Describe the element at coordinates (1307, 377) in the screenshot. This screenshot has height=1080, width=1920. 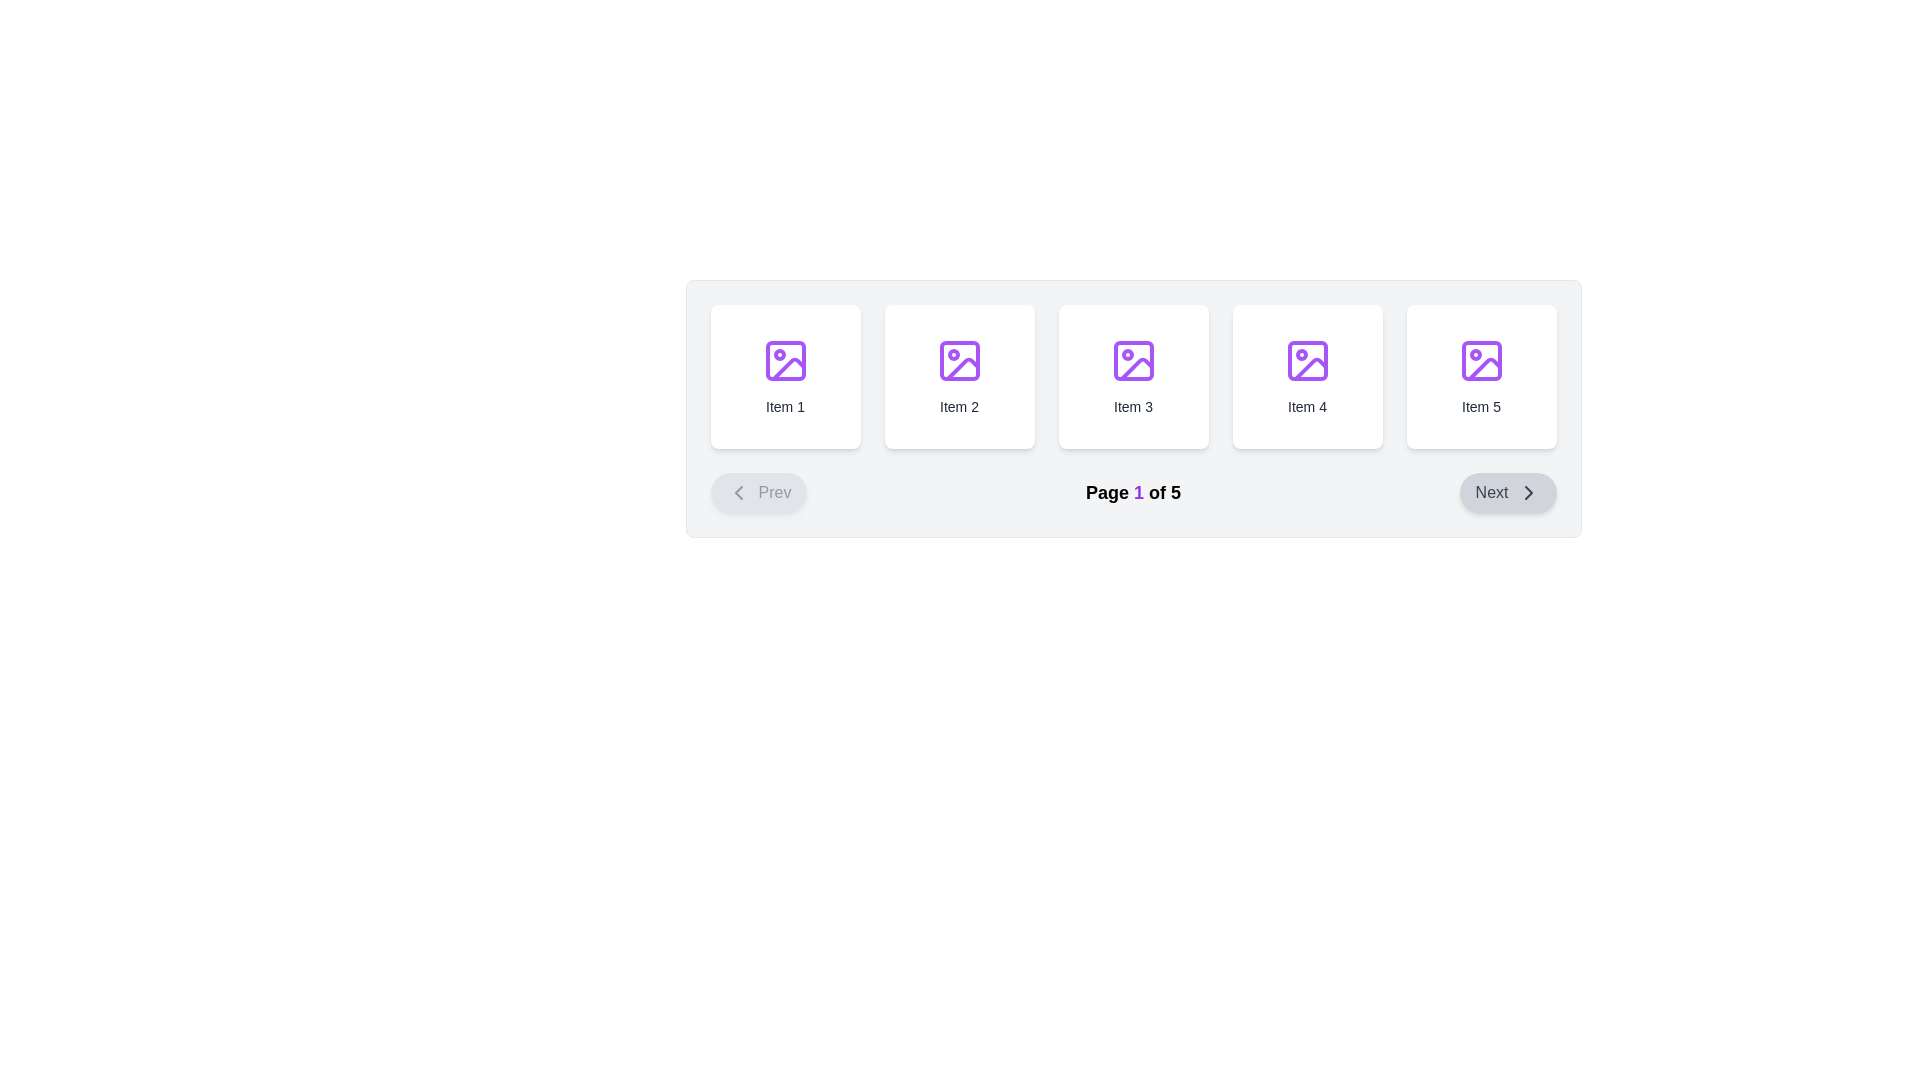
I see `the fourth card in a horizontal grid` at that location.